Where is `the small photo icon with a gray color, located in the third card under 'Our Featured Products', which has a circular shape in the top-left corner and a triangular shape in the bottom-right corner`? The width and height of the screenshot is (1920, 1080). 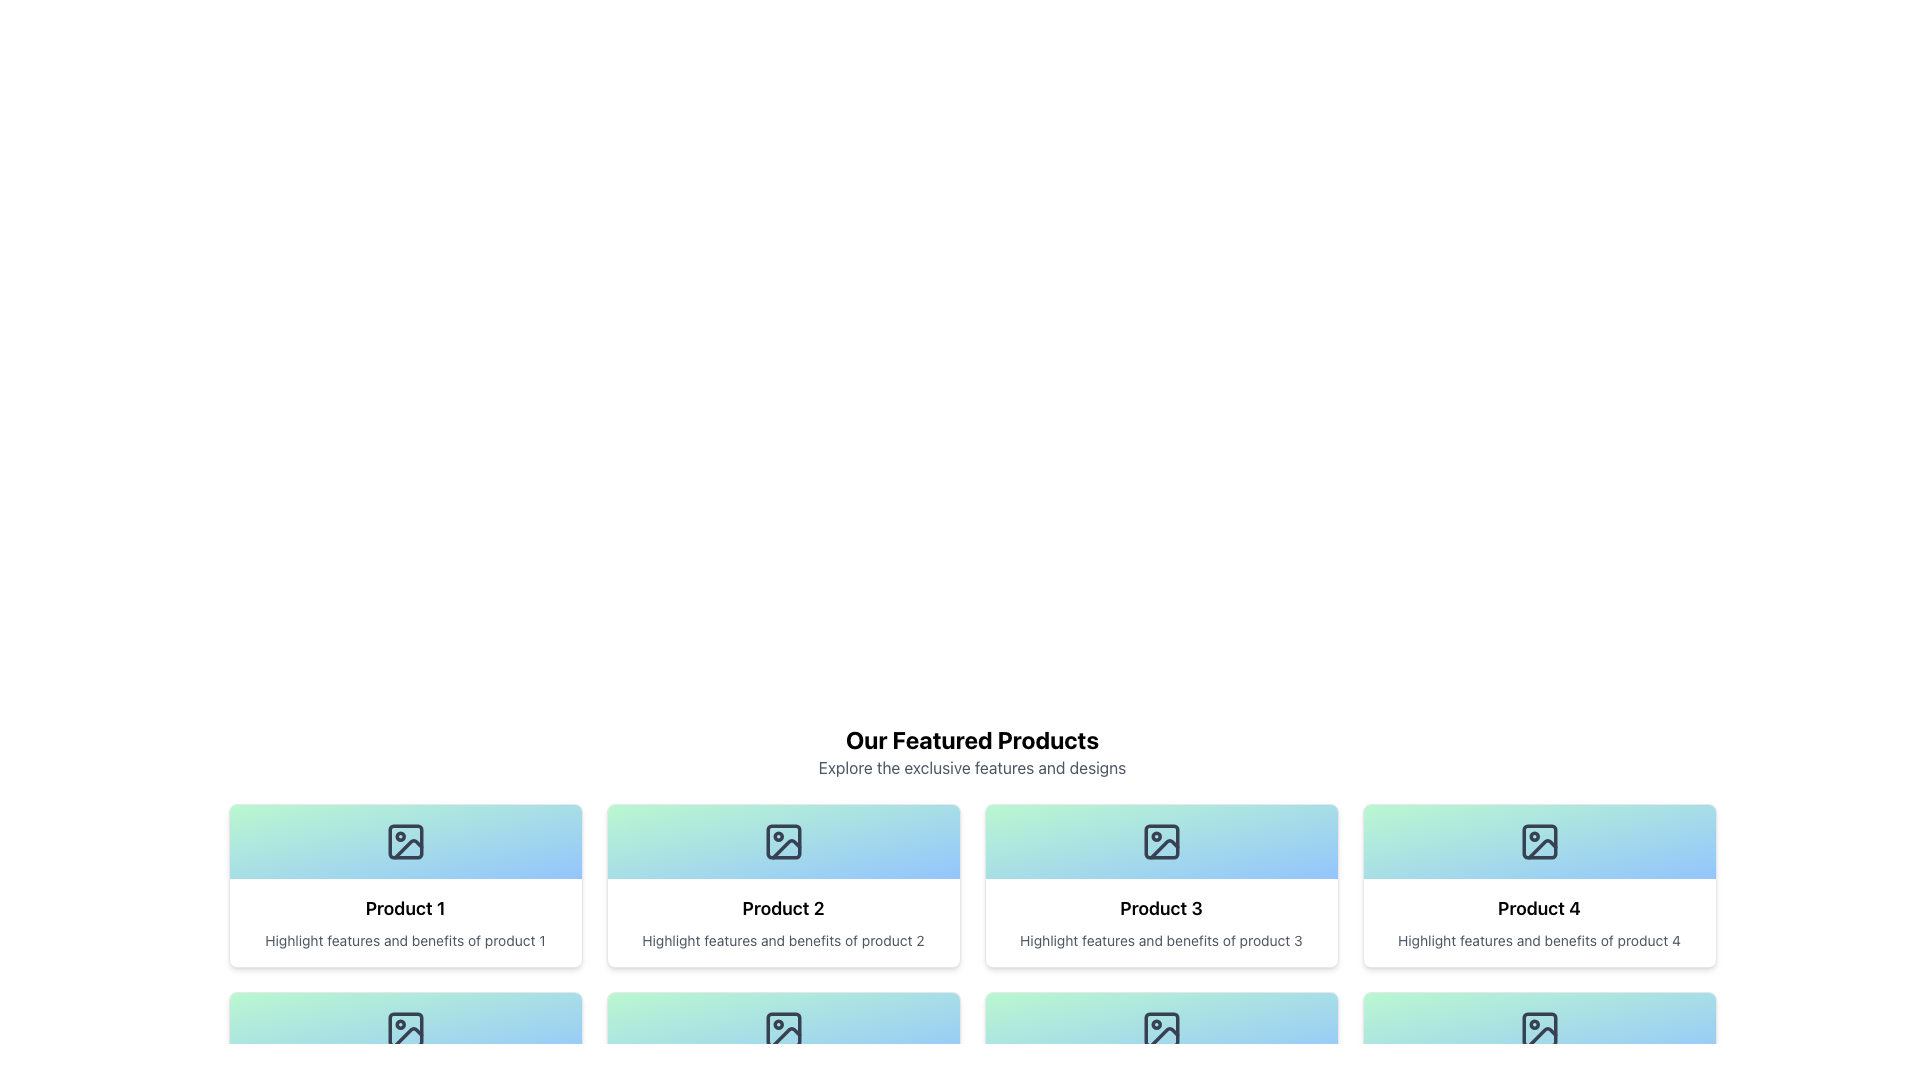 the small photo icon with a gray color, located in the third card under 'Our Featured Products', which has a circular shape in the top-left corner and a triangular shape in the bottom-right corner is located at coordinates (1161, 841).